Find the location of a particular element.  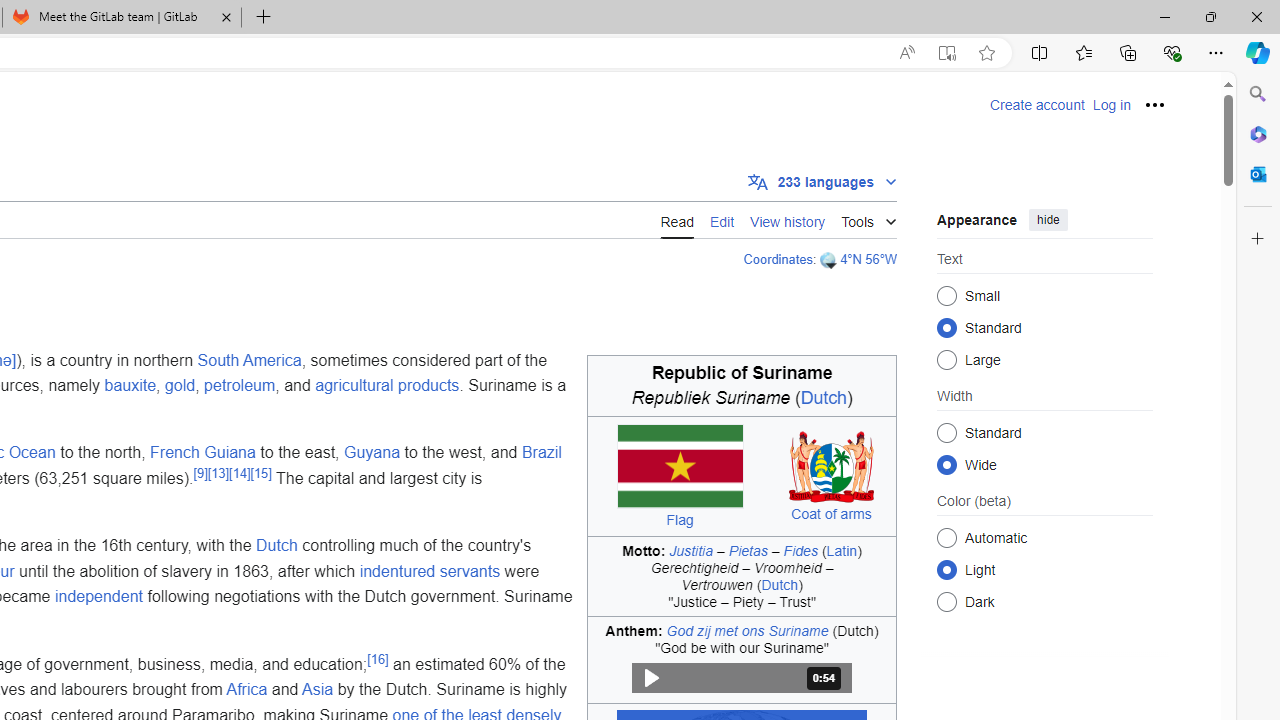

'View history' is located at coordinates (786, 219).